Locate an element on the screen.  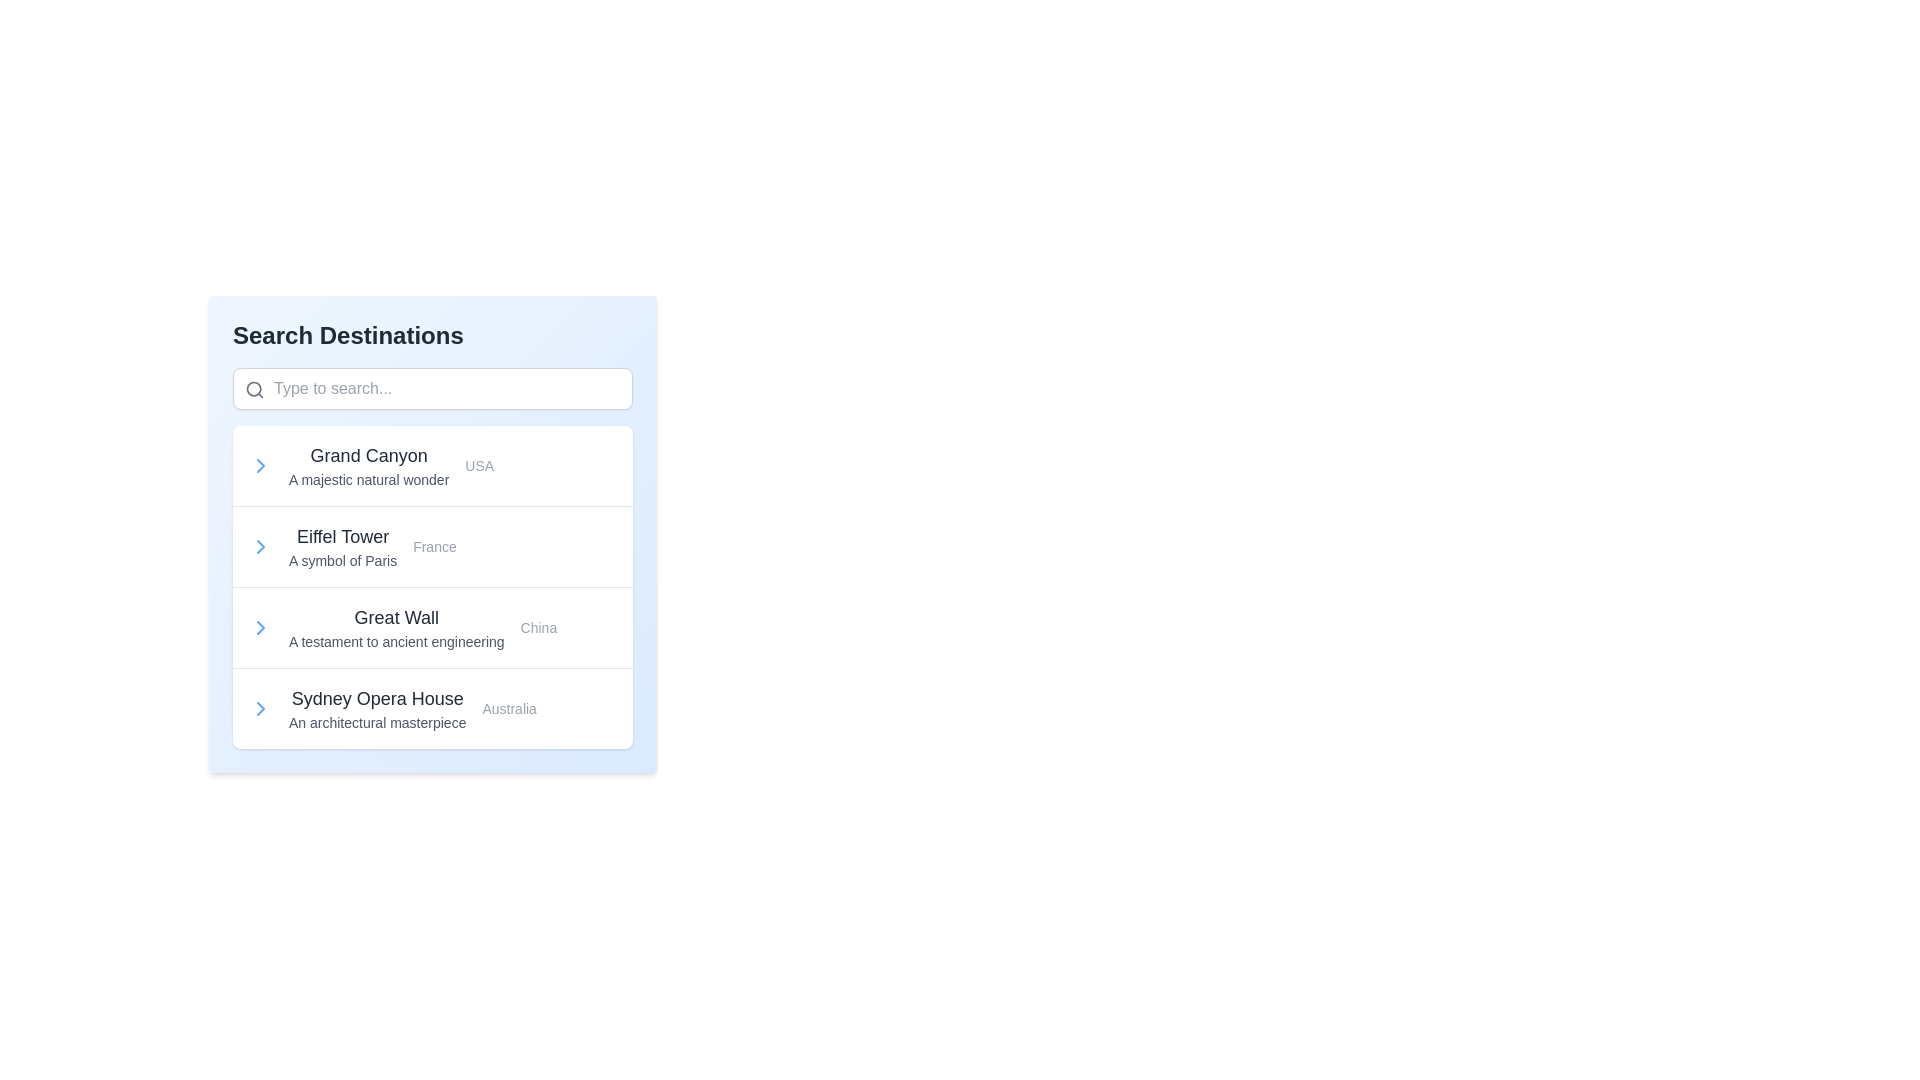
the static text label indicating the geographic location relevant to the 'Grand Canyon' entry, which is positioned to the right of the subtitle 'A majestic natural wonder' is located at coordinates (478, 466).